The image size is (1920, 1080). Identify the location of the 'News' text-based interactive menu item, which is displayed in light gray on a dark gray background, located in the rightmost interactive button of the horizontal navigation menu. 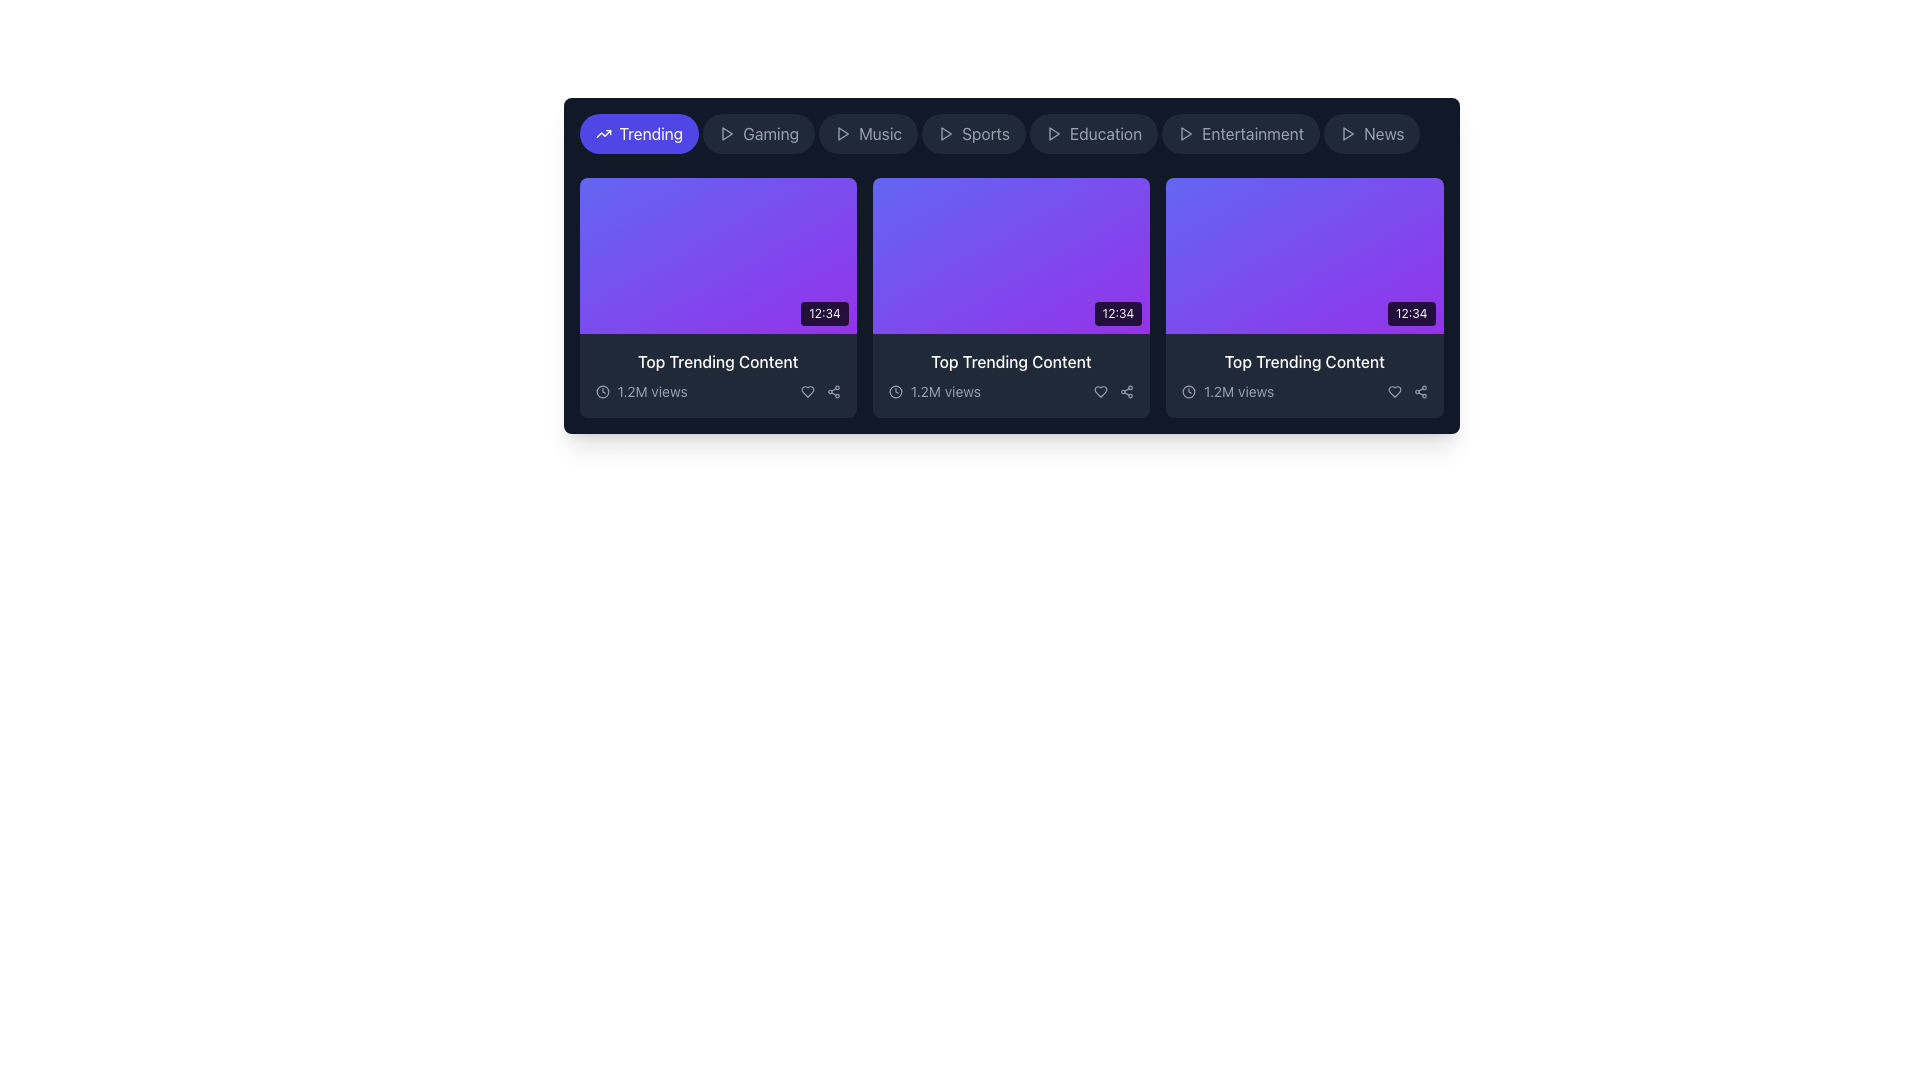
(1383, 134).